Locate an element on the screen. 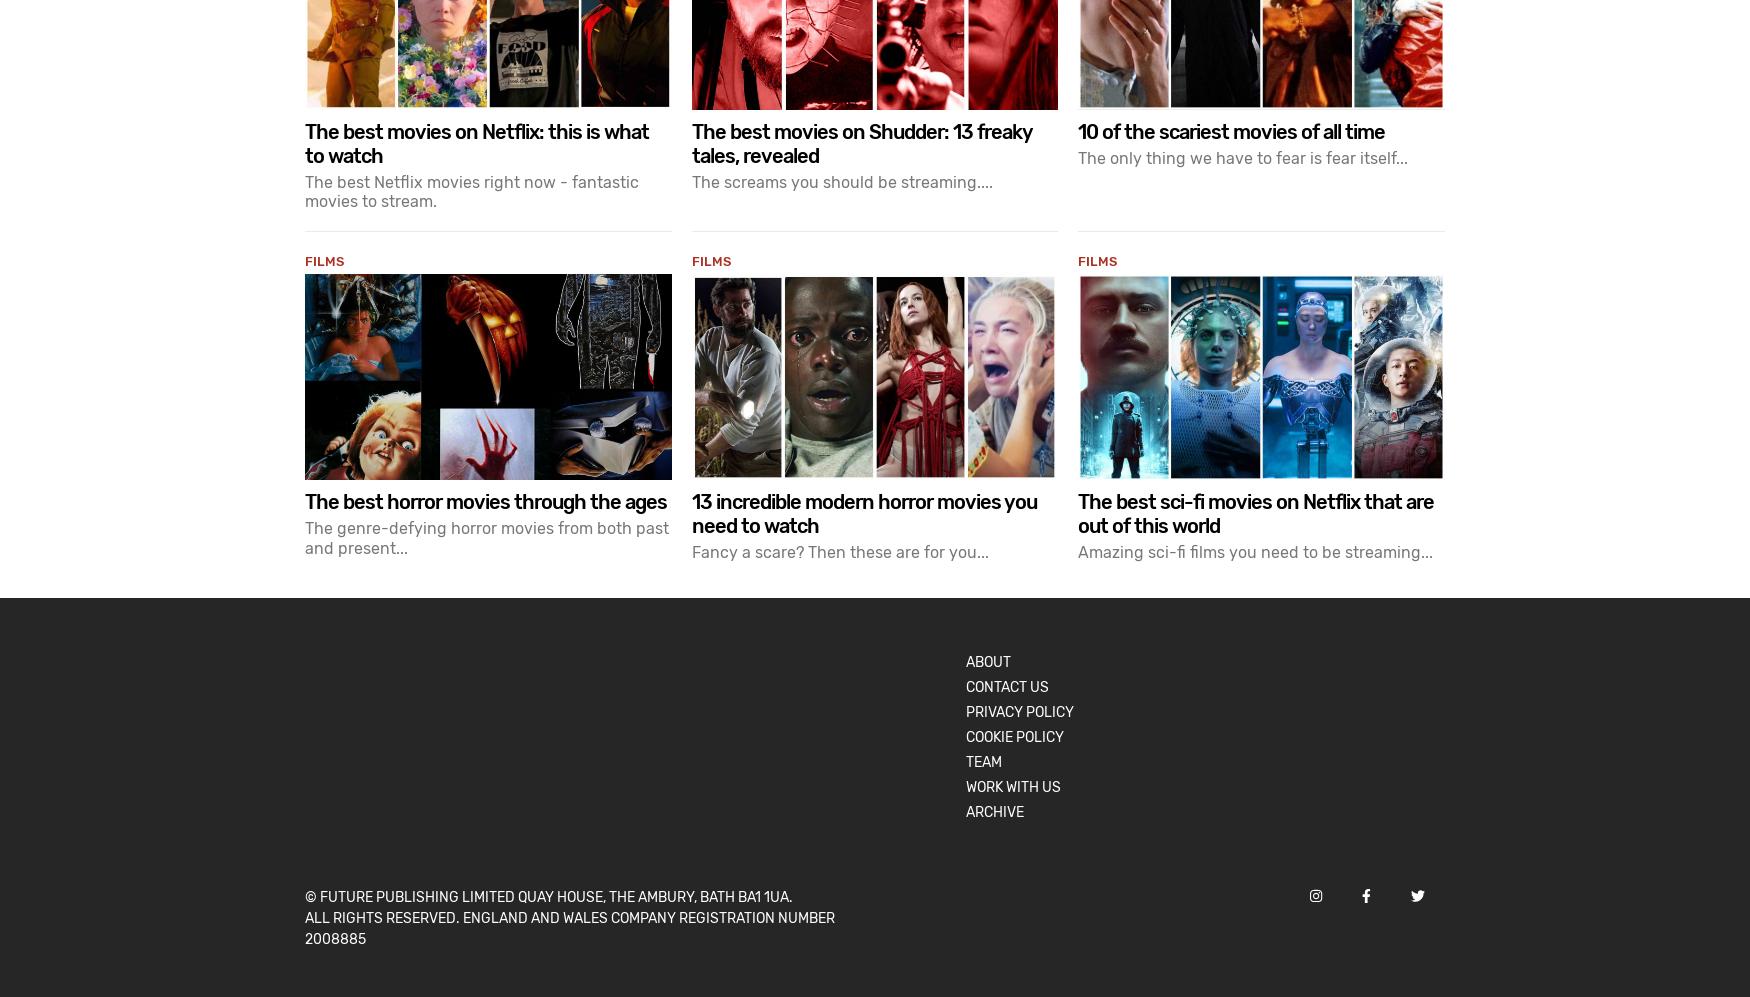 This screenshot has width=1750, height=997. 'Amazing sci-fi films you need to be streaming...' is located at coordinates (1254, 552).